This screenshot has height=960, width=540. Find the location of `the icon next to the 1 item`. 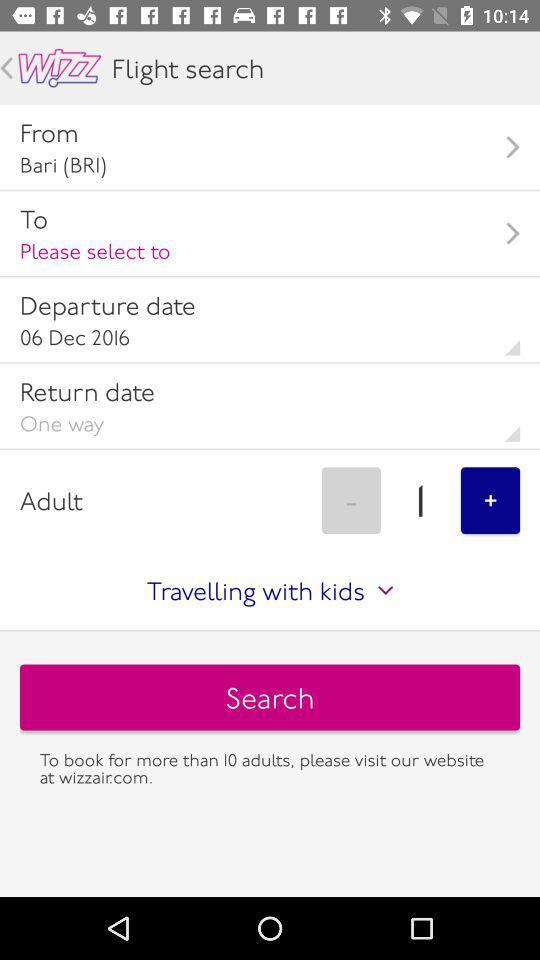

the icon next to the 1 item is located at coordinates (489, 499).